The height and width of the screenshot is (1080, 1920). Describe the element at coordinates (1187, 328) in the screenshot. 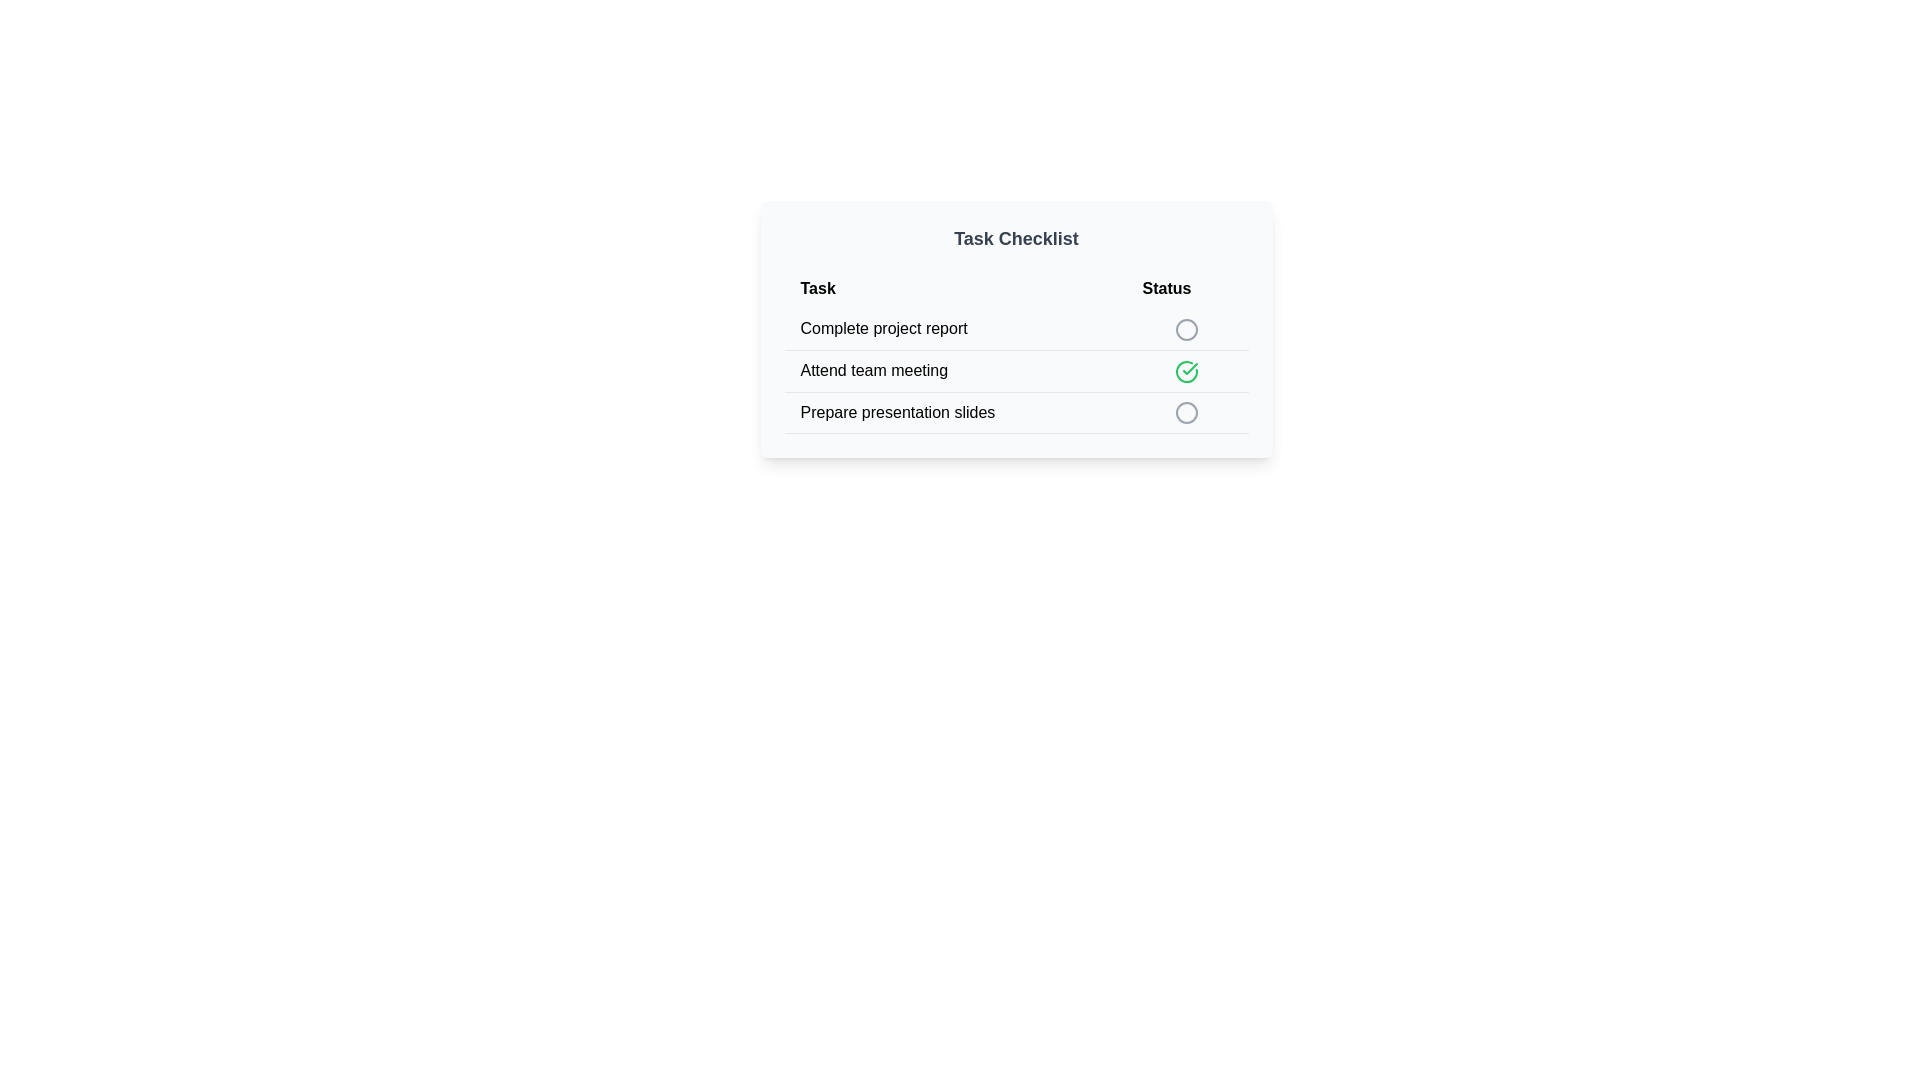

I see `the circular gray outlined icon in the 'Status' column adjacent to 'Complete project report'` at that location.